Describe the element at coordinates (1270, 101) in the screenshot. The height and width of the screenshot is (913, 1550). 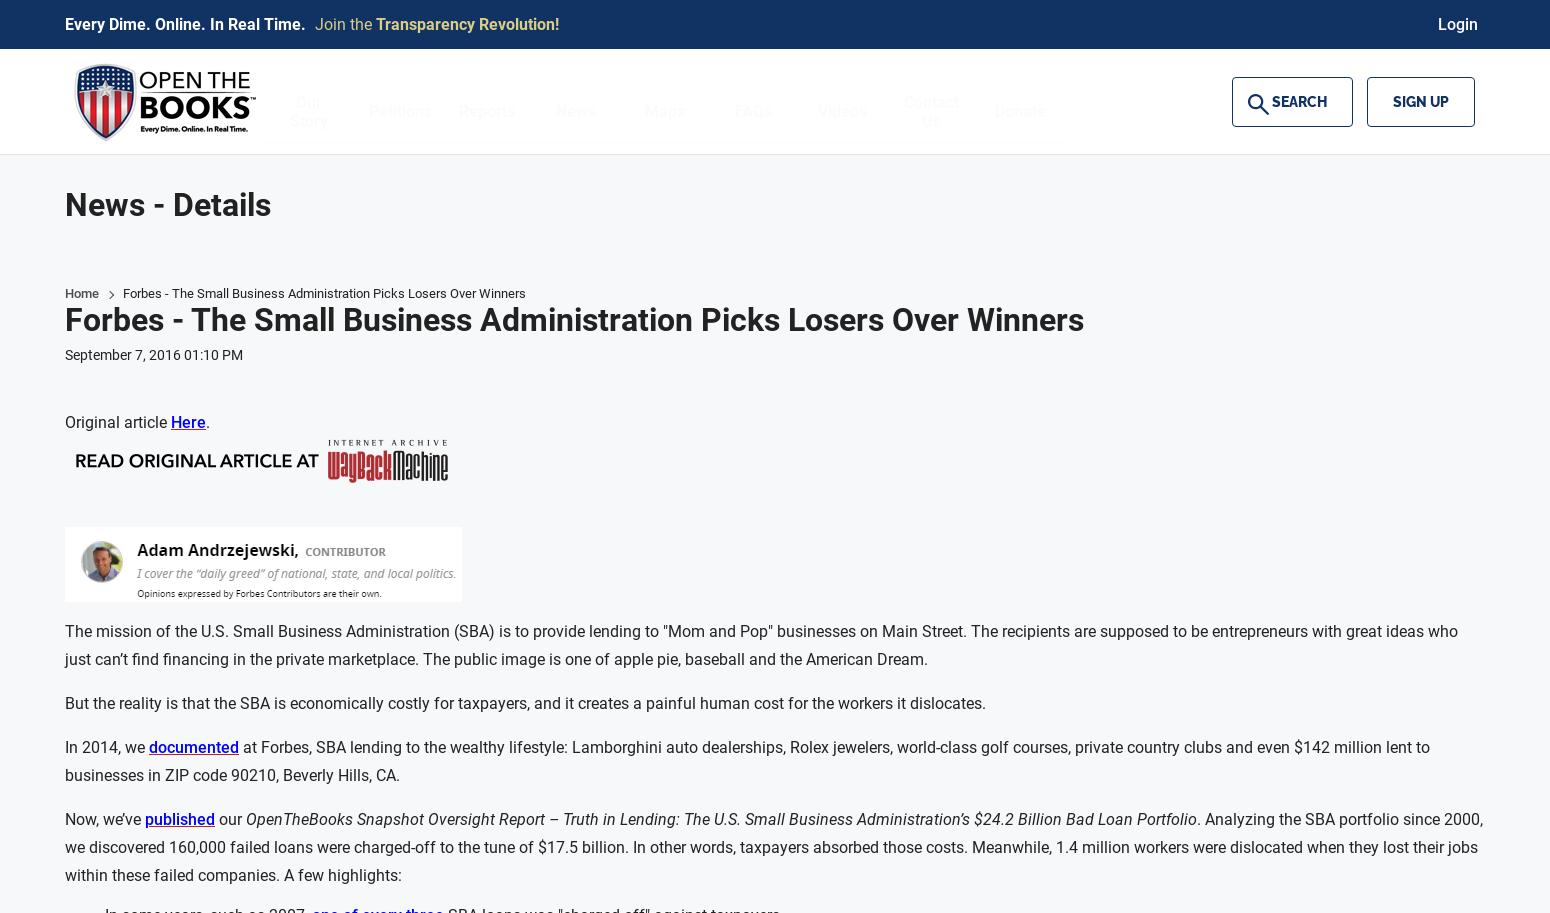
I see `'Search'` at that location.